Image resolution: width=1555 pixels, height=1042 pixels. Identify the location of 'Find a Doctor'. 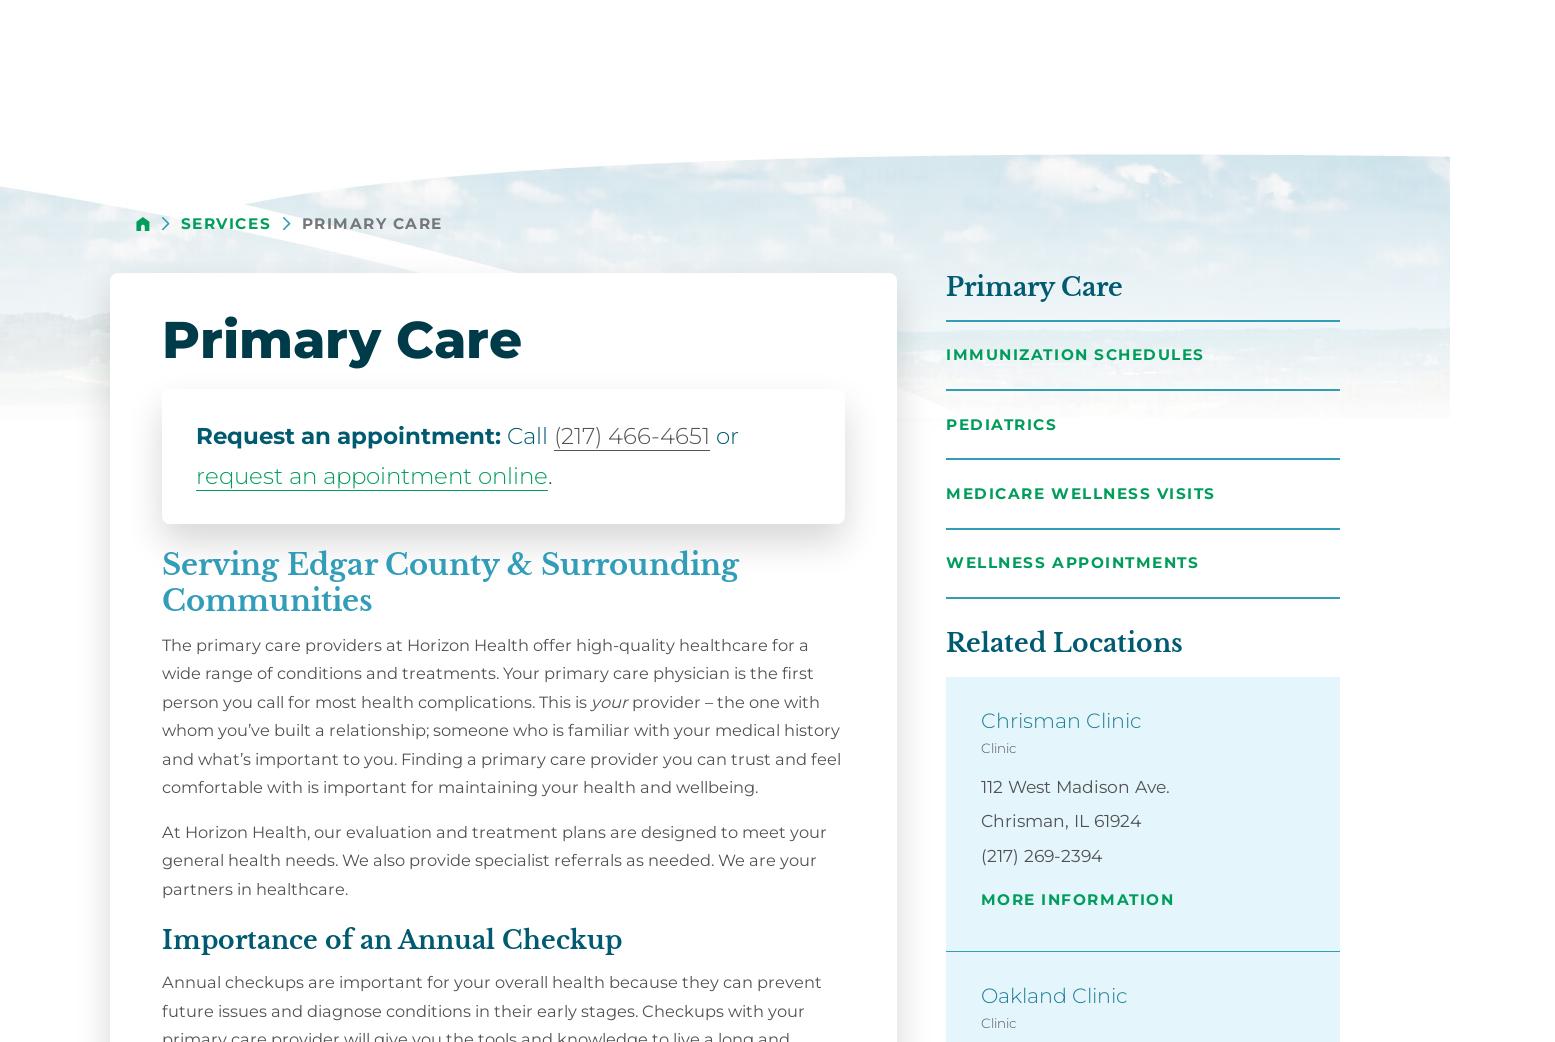
(946, 88).